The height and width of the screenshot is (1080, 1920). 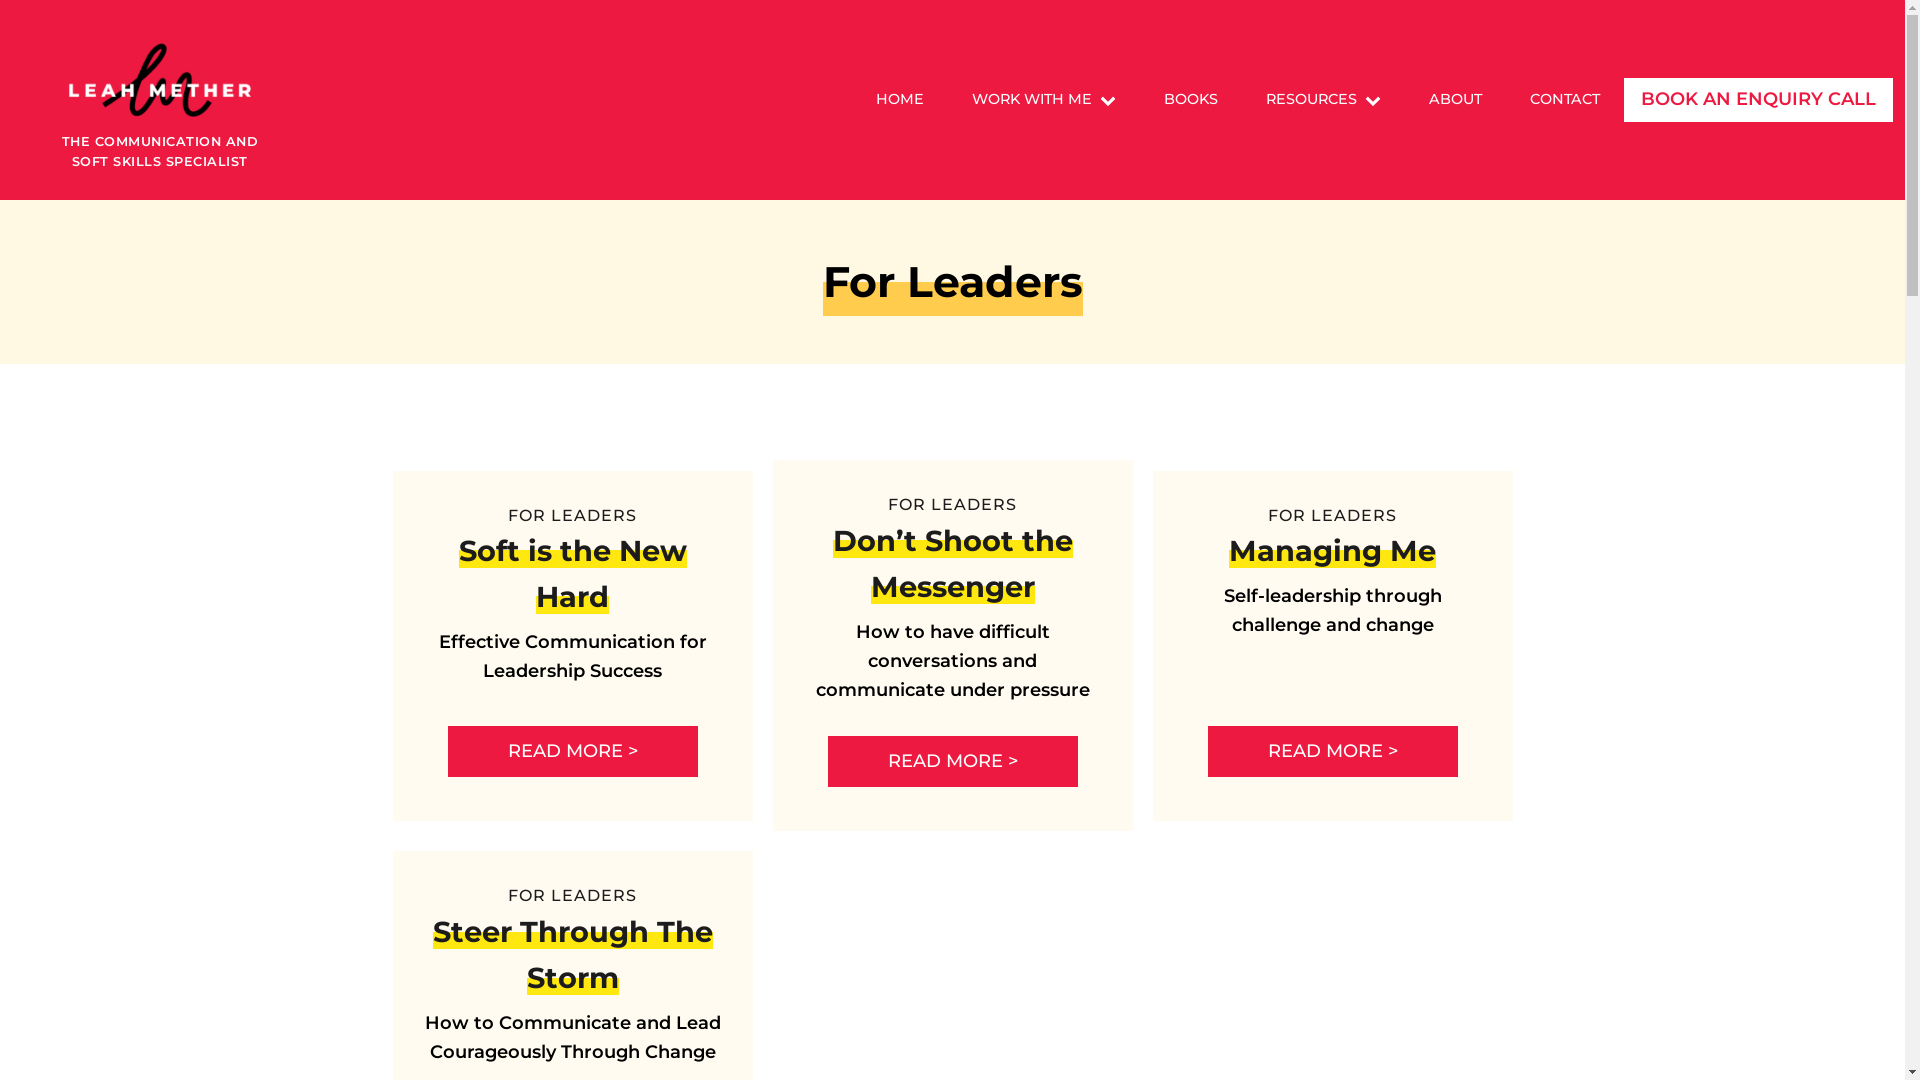 I want to click on 'READ MORE >', so click(x=571, y=751).